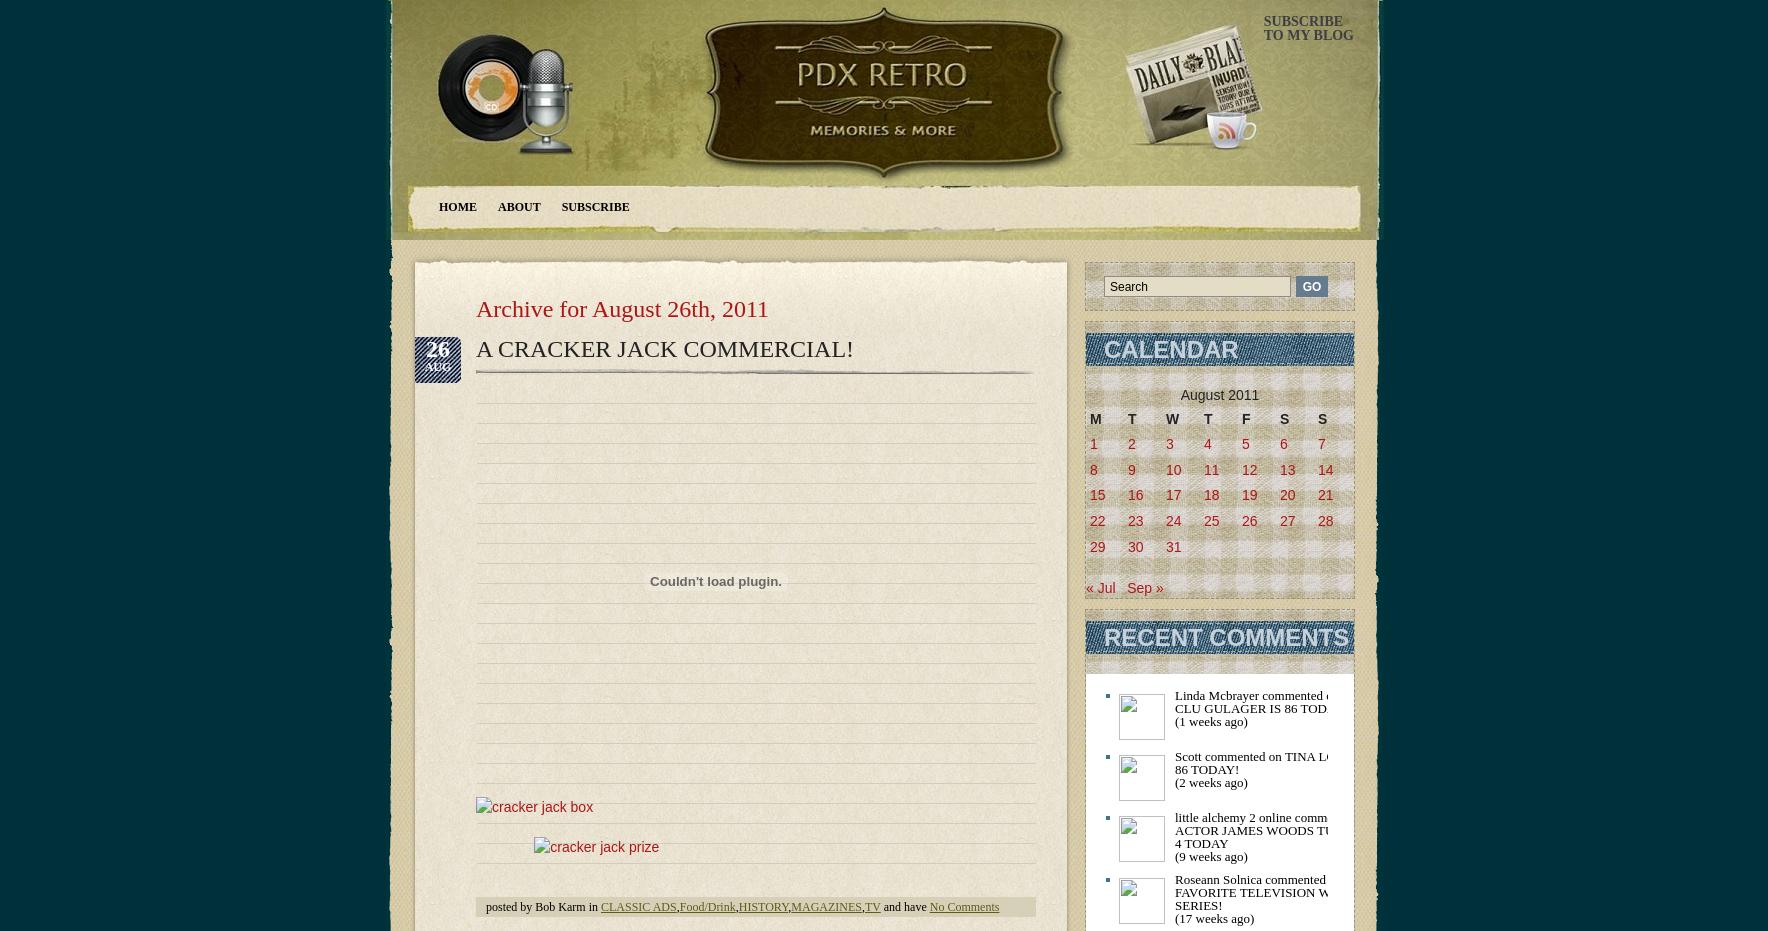 The width and height of the screenshot is (1768, 931). I want to click on '6', so click(1283, 442).